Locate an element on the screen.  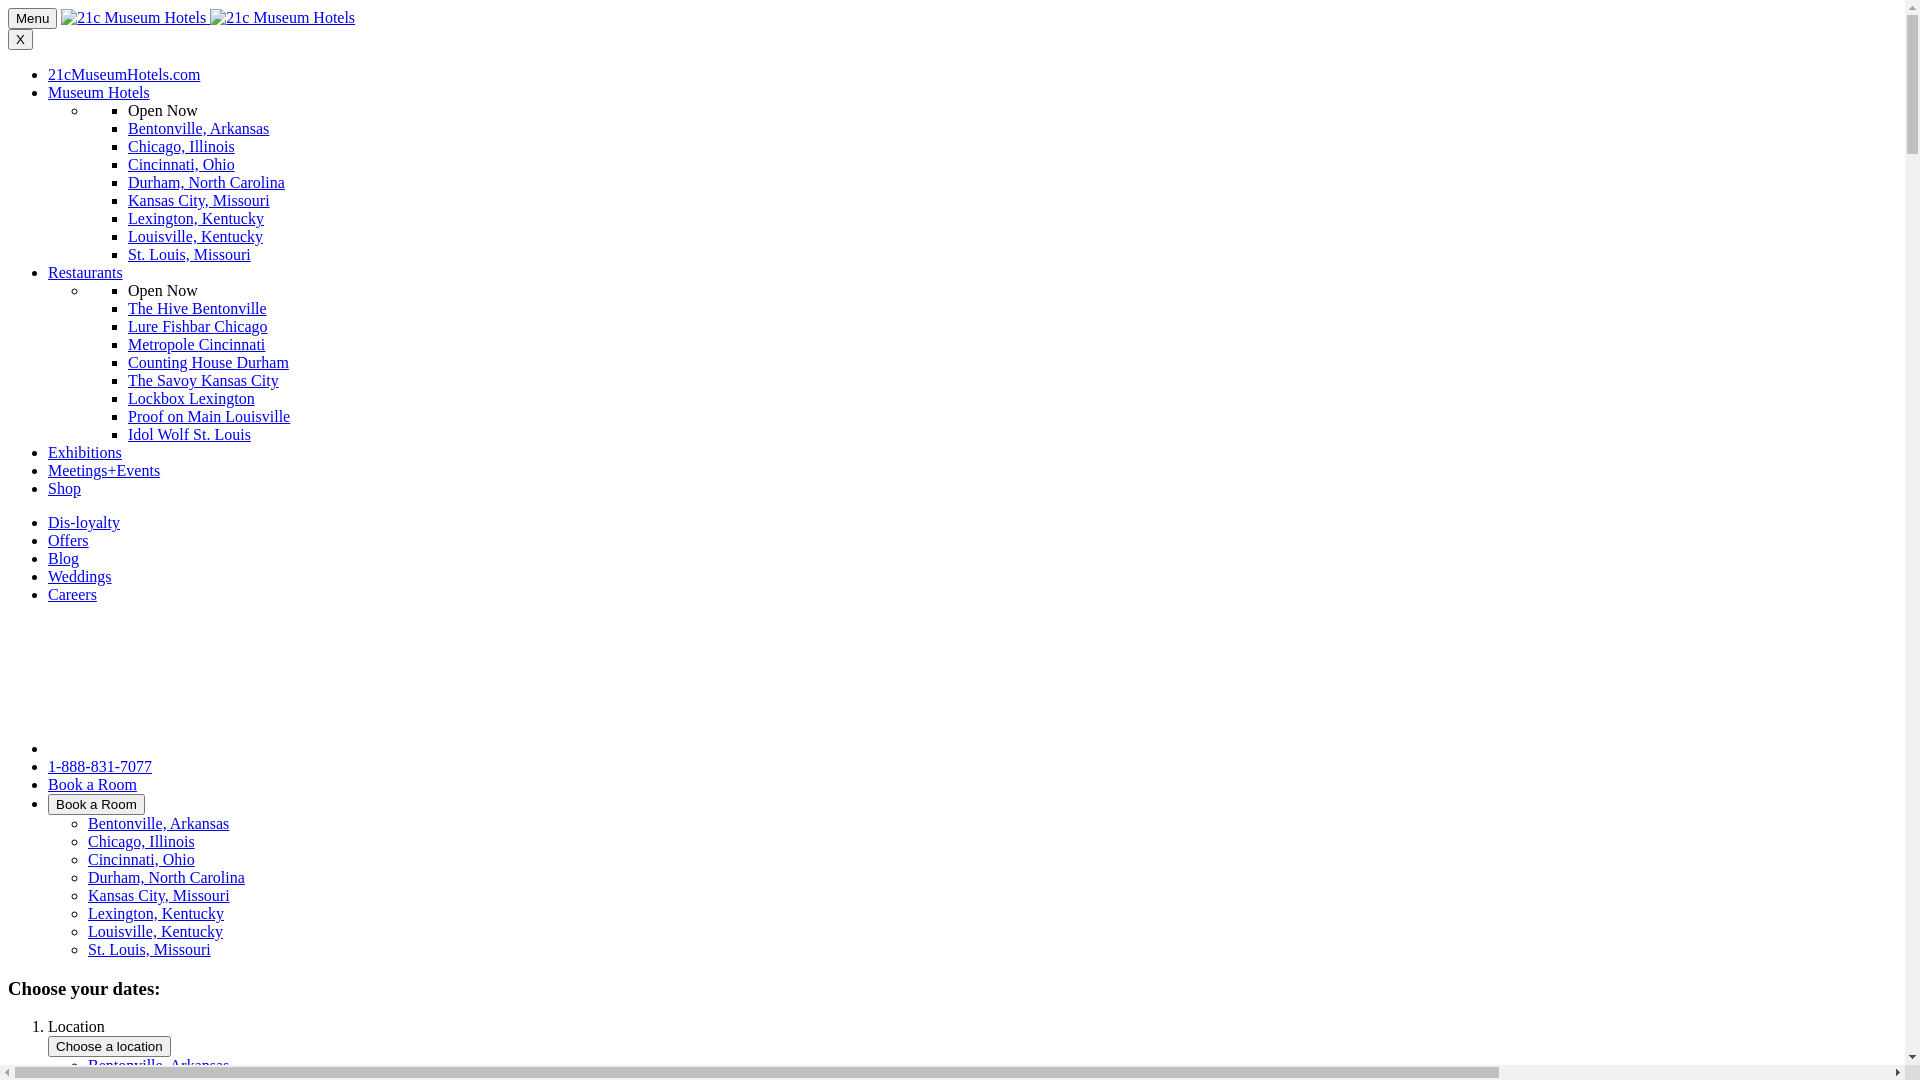
'Lockbox Lexington' is located at coordinates (191, 398).